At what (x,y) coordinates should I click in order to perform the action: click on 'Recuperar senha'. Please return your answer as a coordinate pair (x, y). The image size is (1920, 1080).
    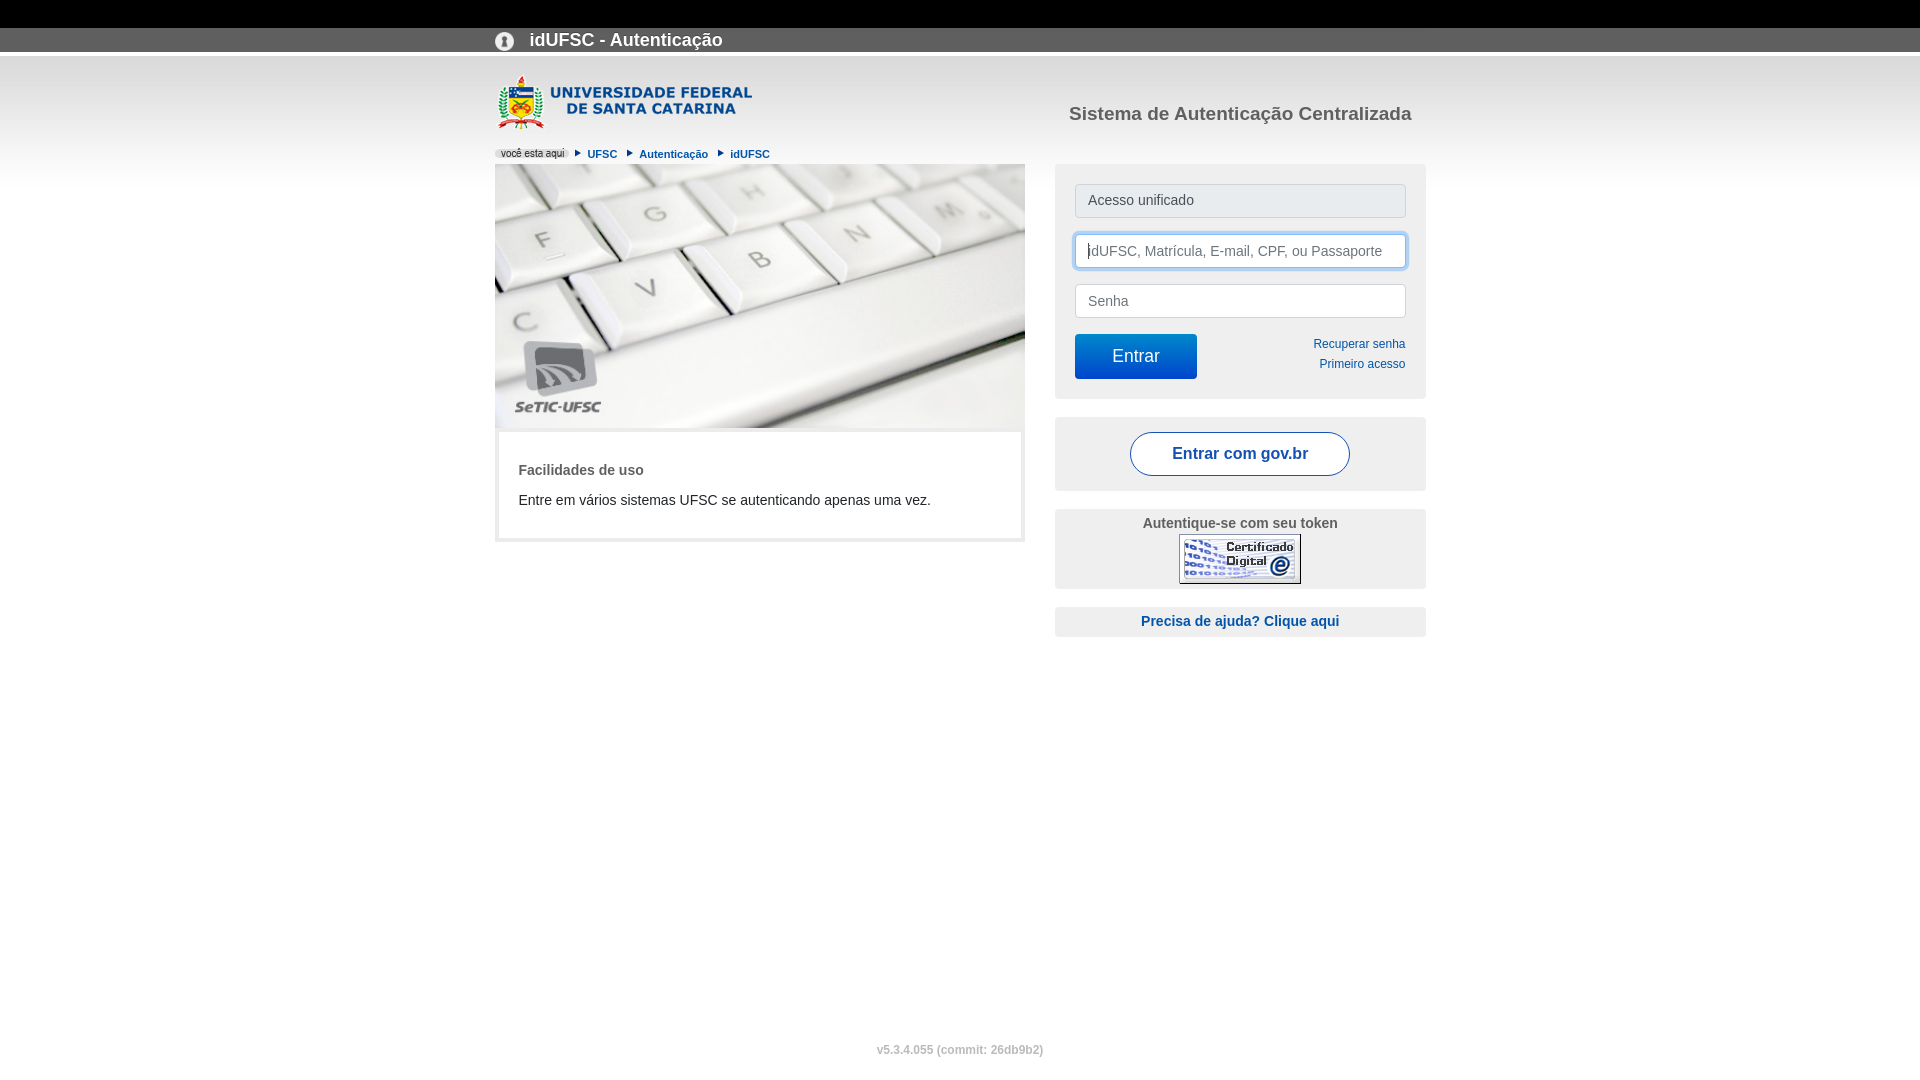
    Looking at the image, I should click on (1313, 342).